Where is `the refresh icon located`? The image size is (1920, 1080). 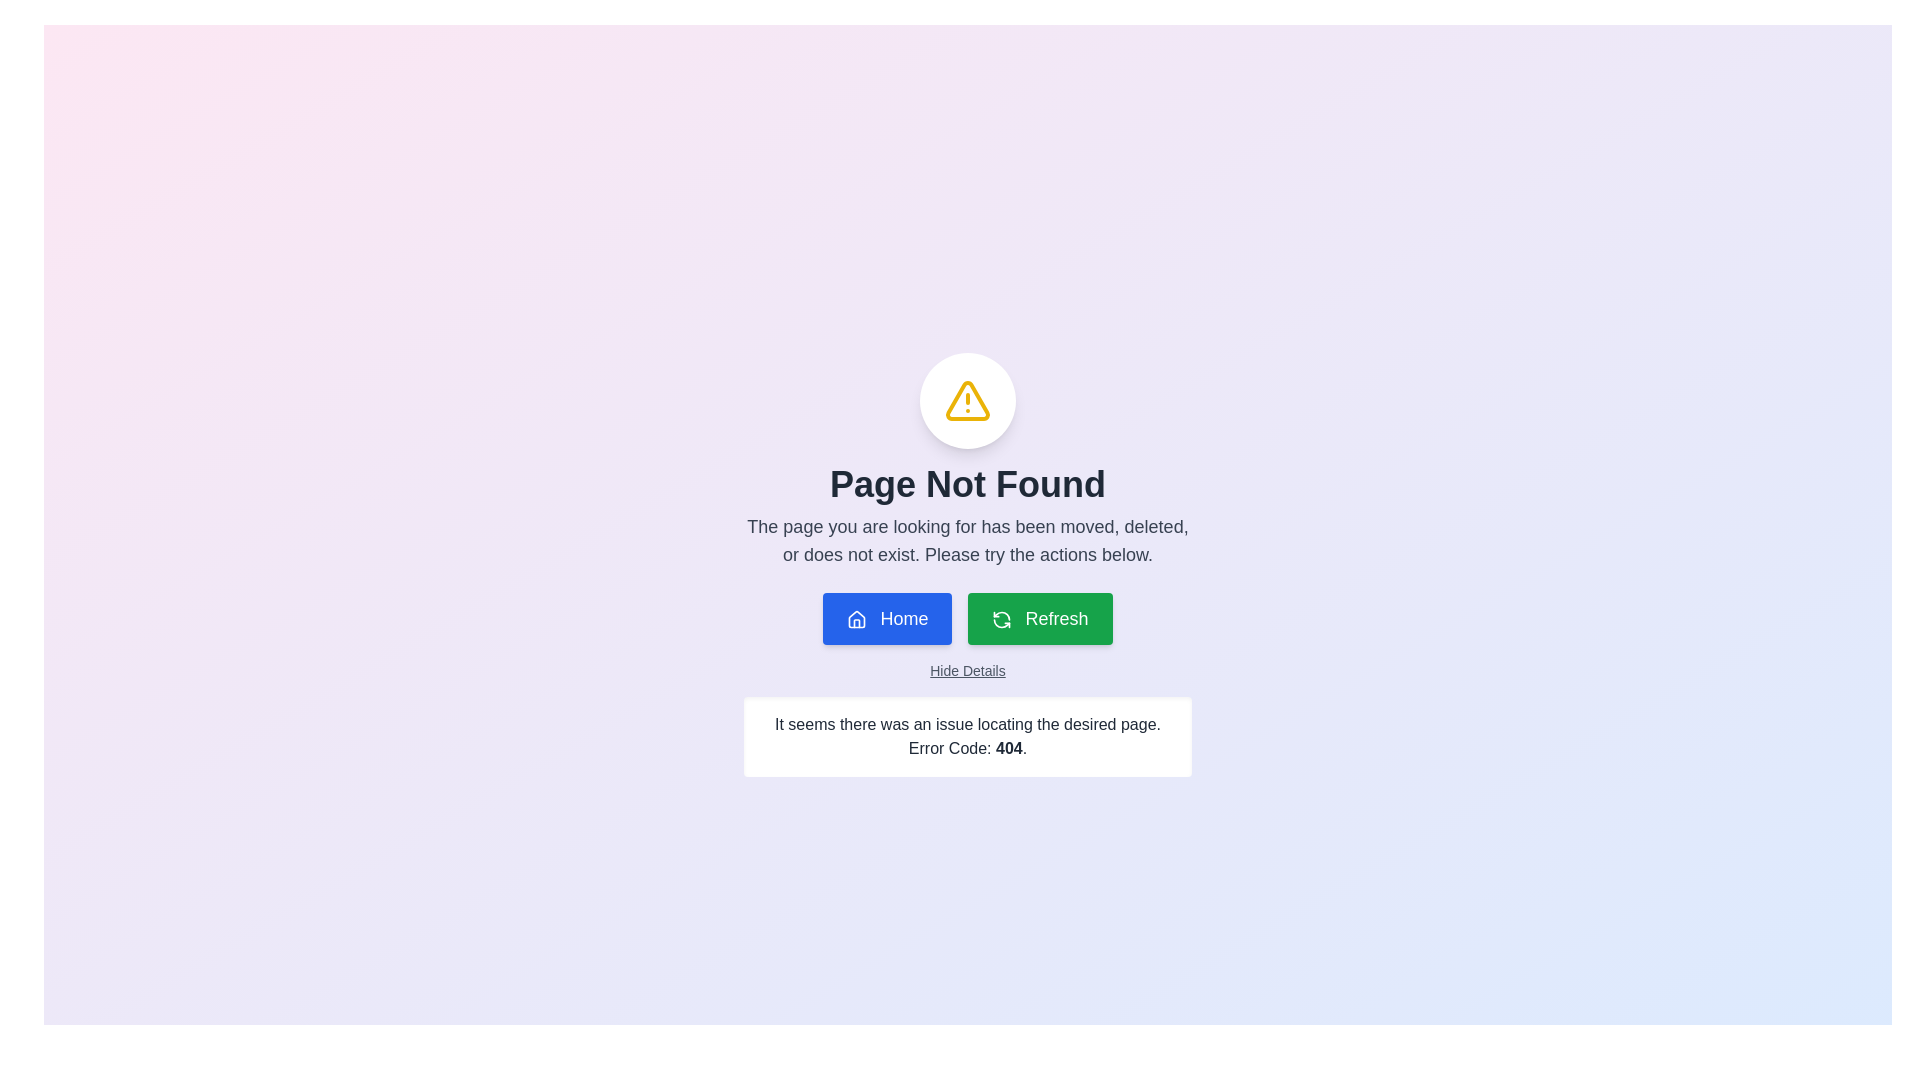 the refresh icon located is located at coordinates (1002, 623).